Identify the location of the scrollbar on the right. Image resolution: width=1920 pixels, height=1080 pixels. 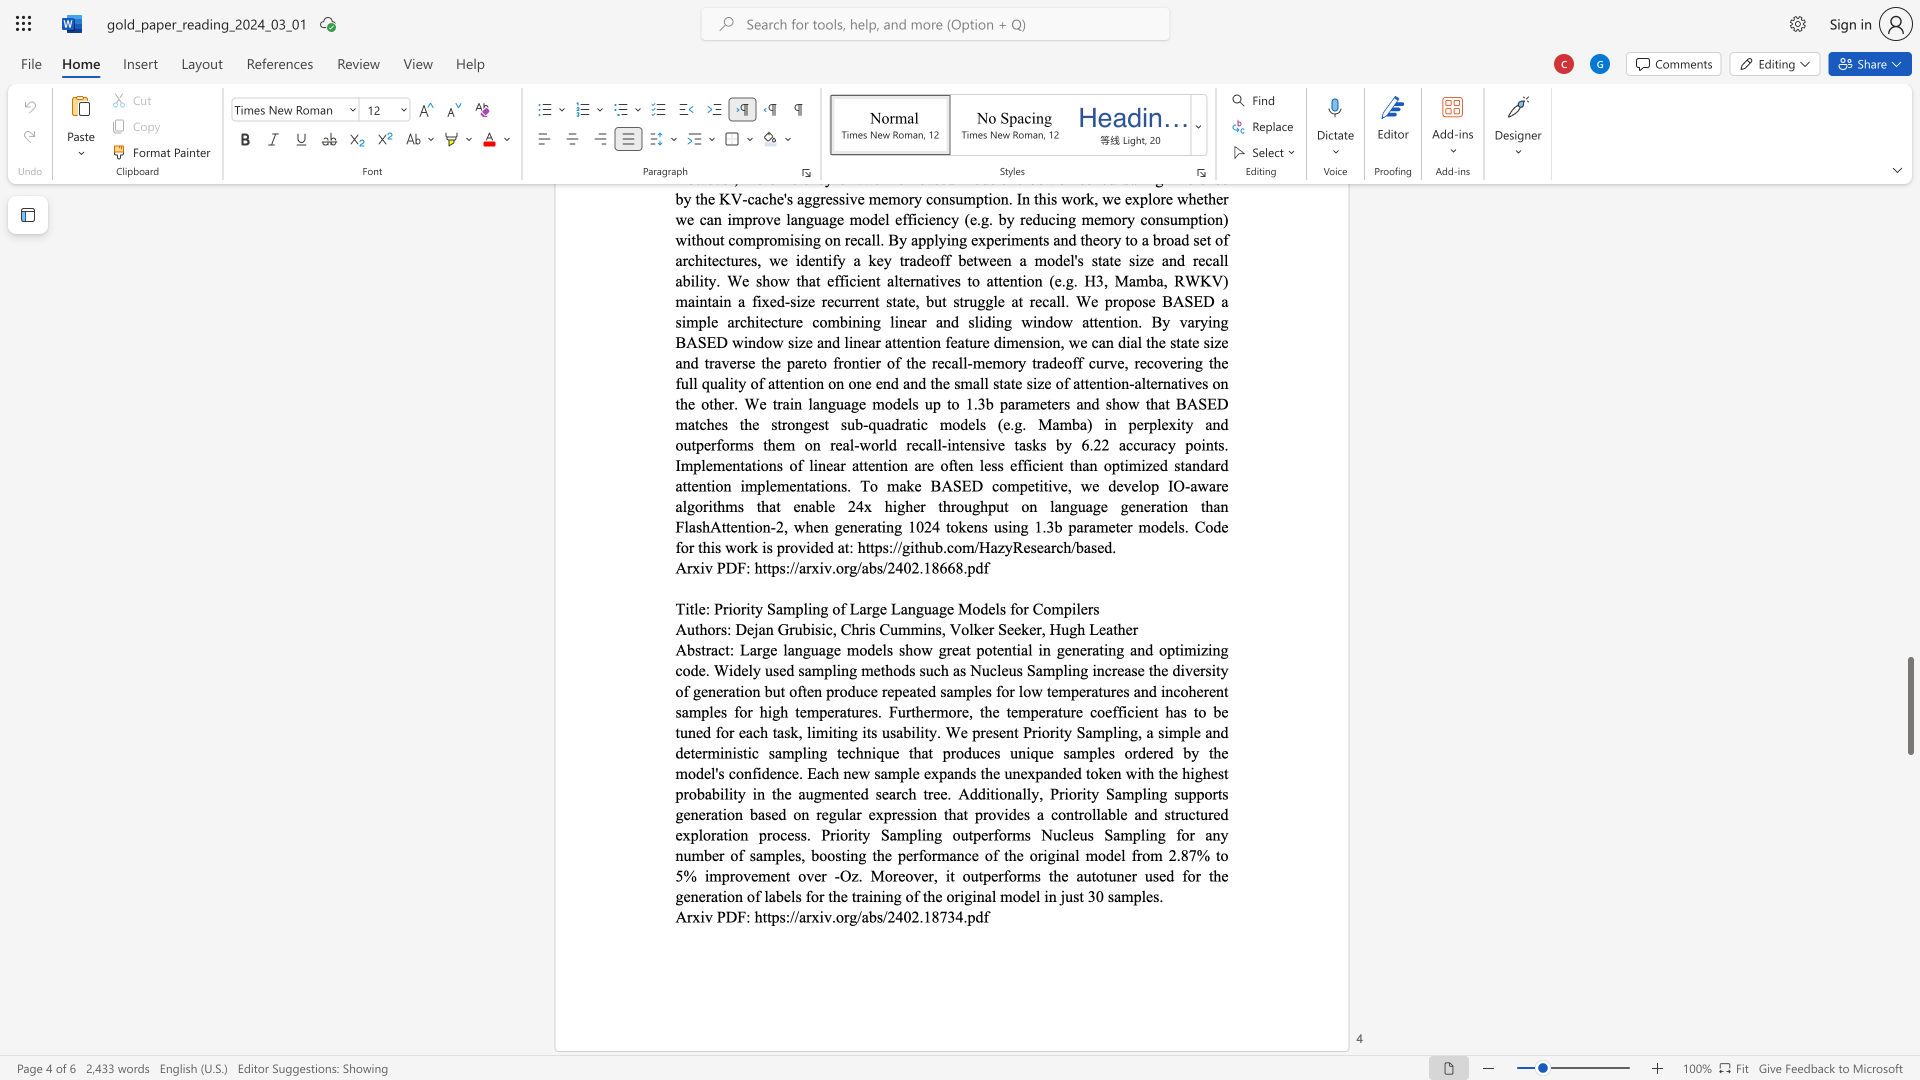
(1909, 438).